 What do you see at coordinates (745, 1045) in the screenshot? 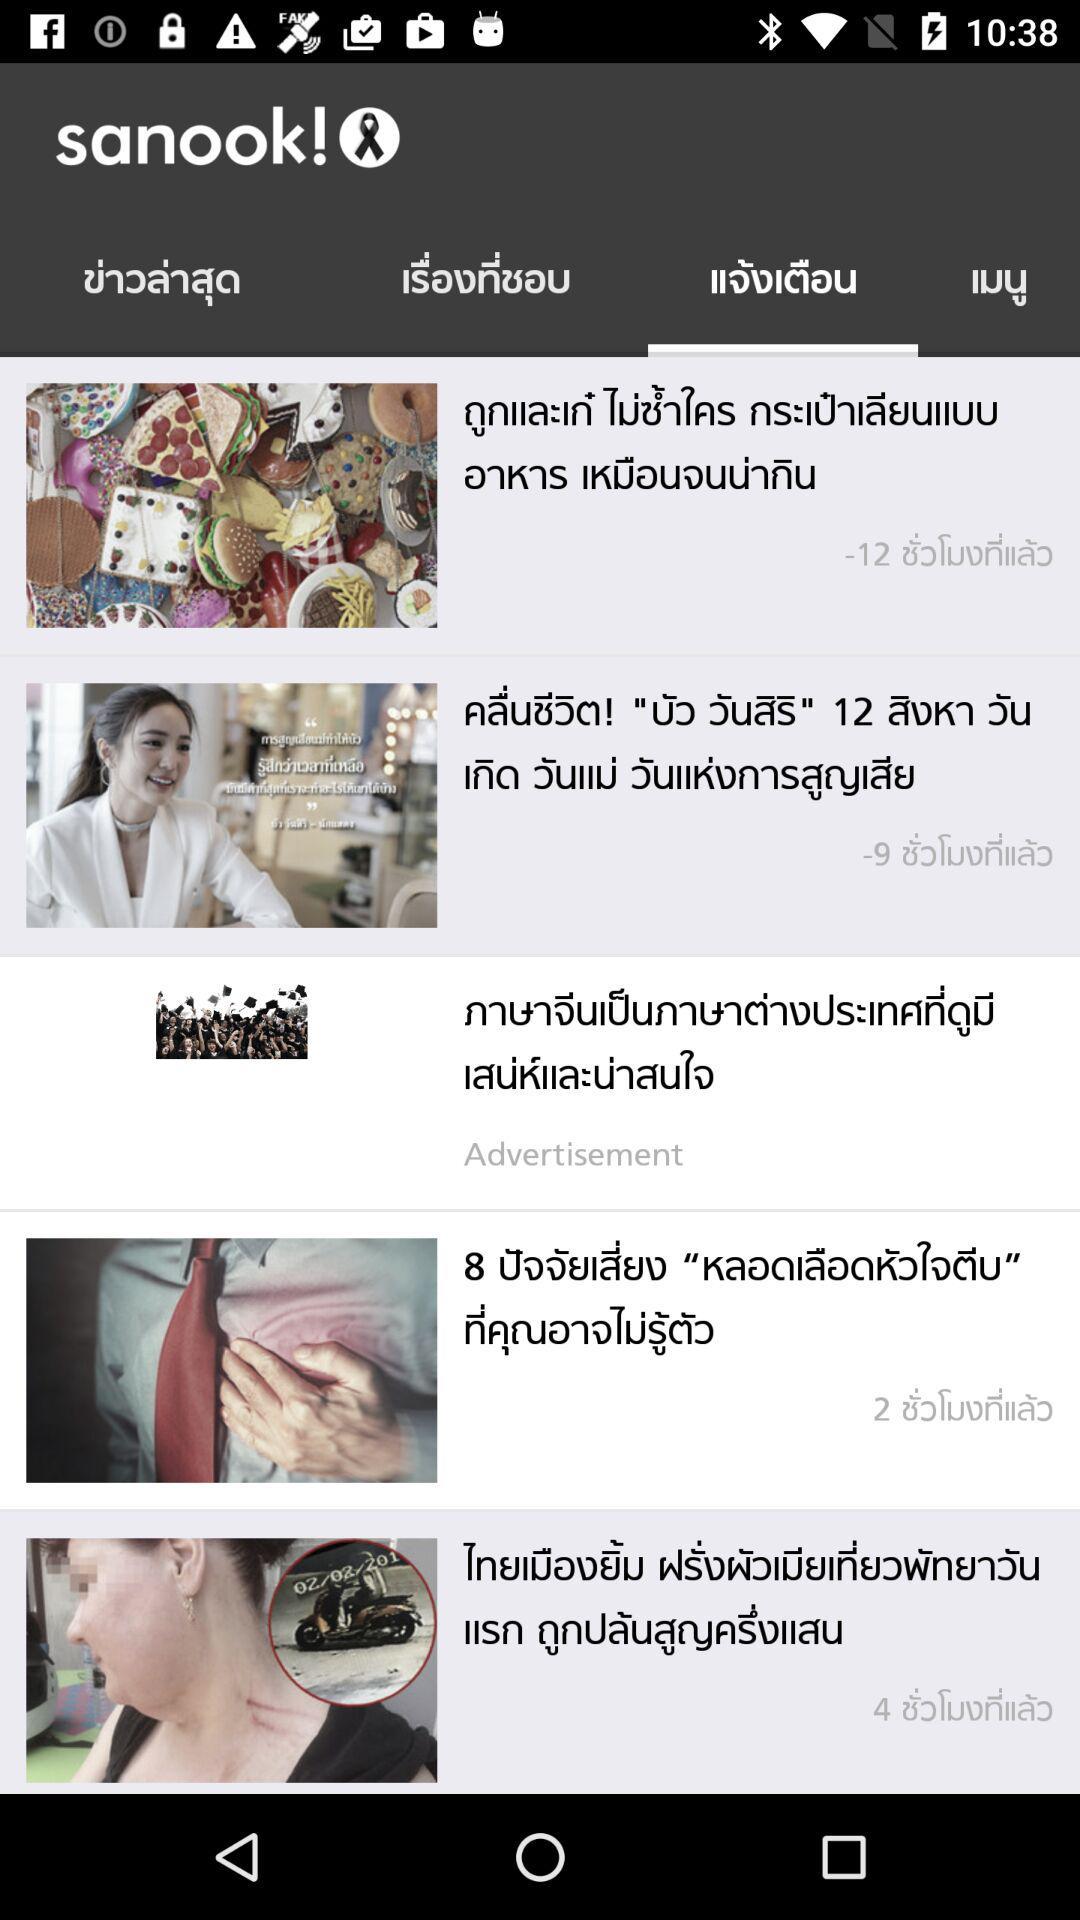
I see `the item above advertisement icon` at bounding box center [745, 1045].